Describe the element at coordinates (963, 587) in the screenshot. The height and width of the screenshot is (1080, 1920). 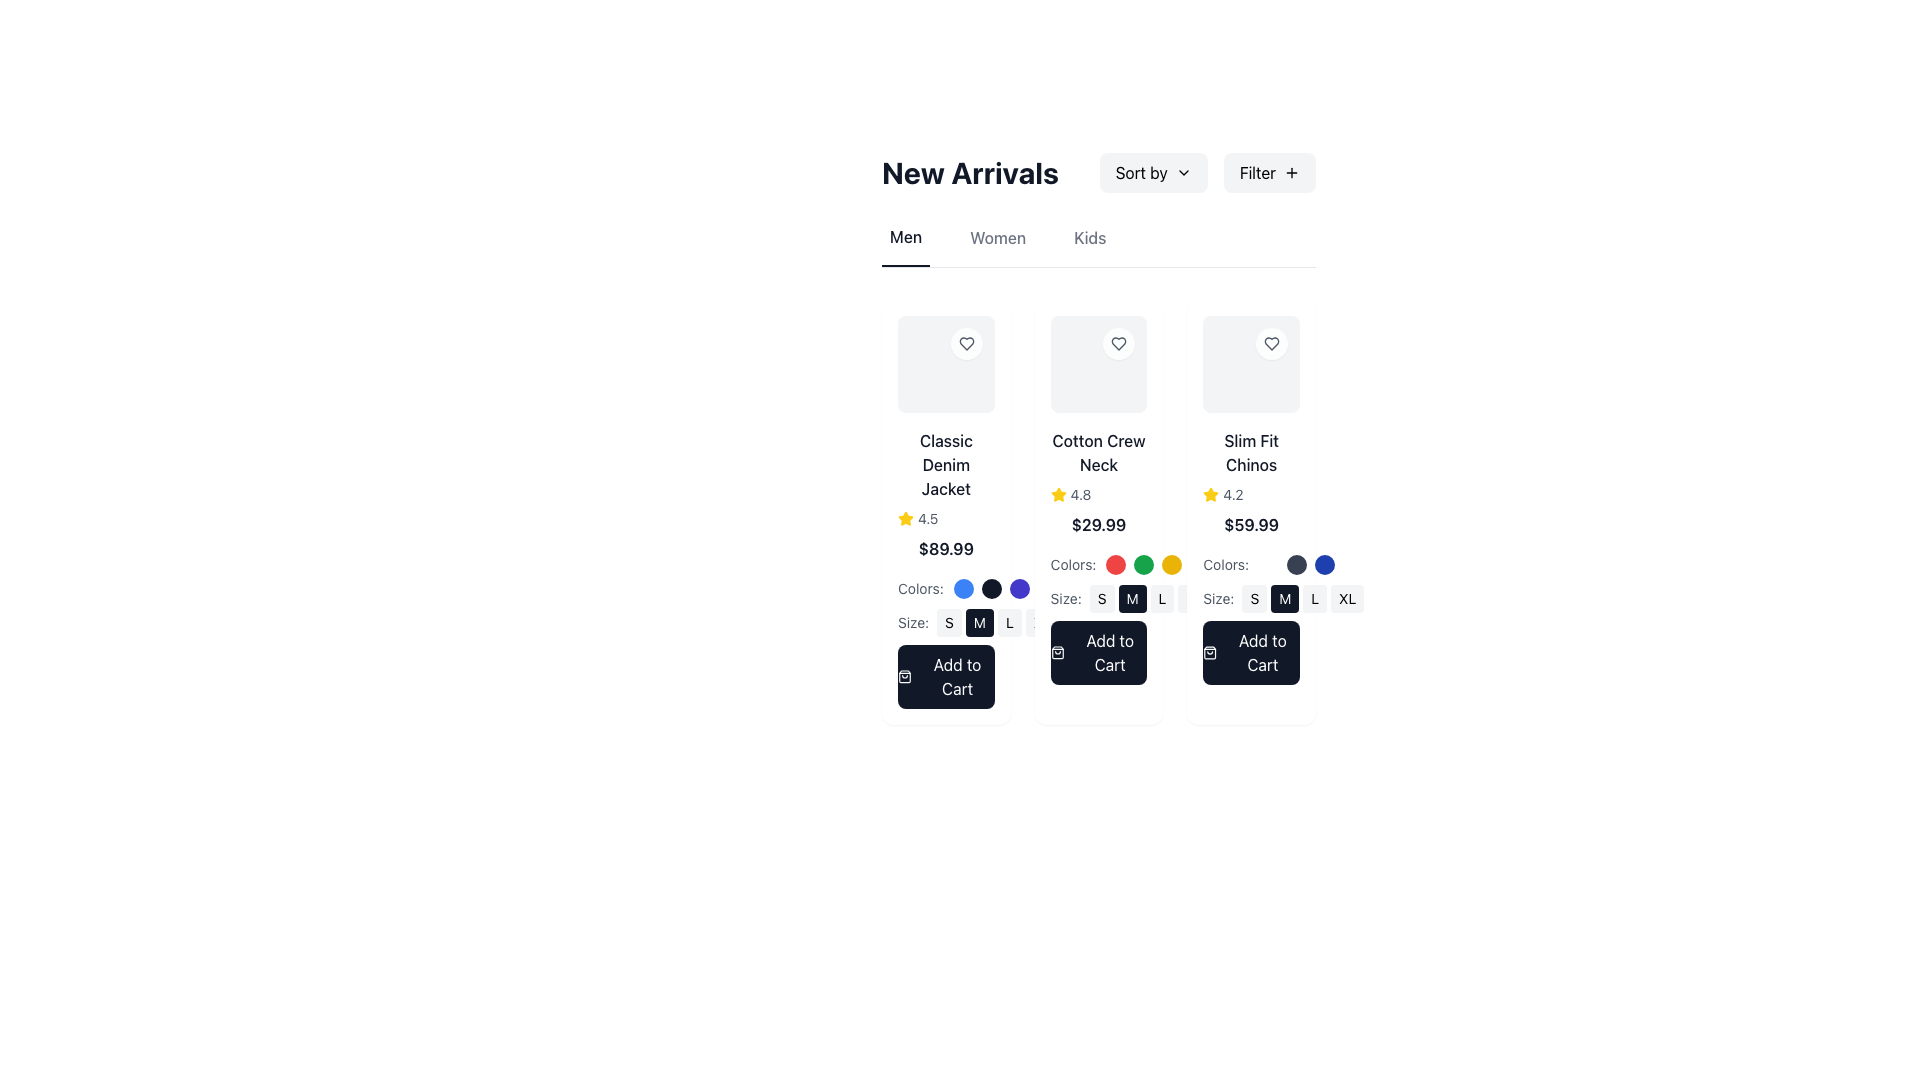
I see `the color selection button for the 'Classic Denim Jacket' located on the leftmost side of a row of three circular elements in the 'Colors:' section` at that location.